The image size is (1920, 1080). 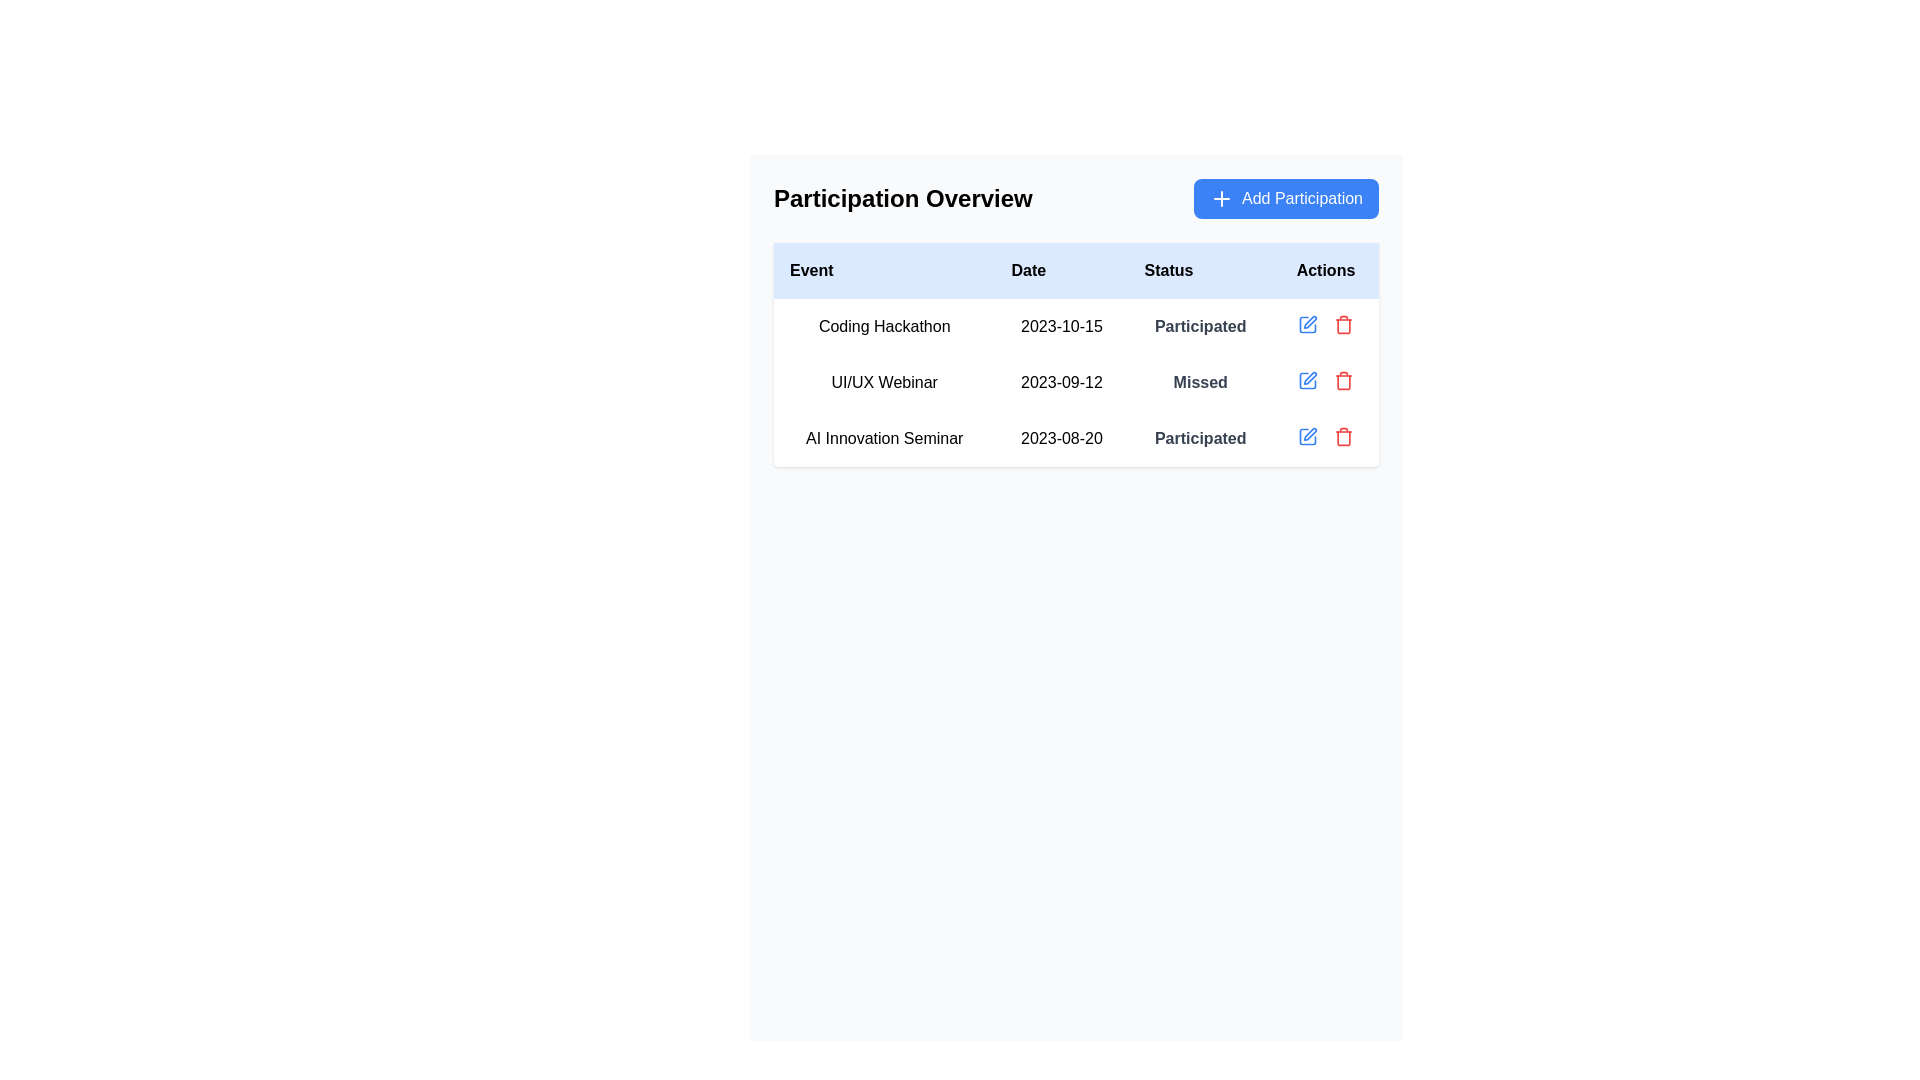 What do you see at coordinates (1075, 382) in the screenshot?
I see `the second row of the participation overview table that shows details about the 'UI/UX Webinar' event` at bounding box center [1075, 382].